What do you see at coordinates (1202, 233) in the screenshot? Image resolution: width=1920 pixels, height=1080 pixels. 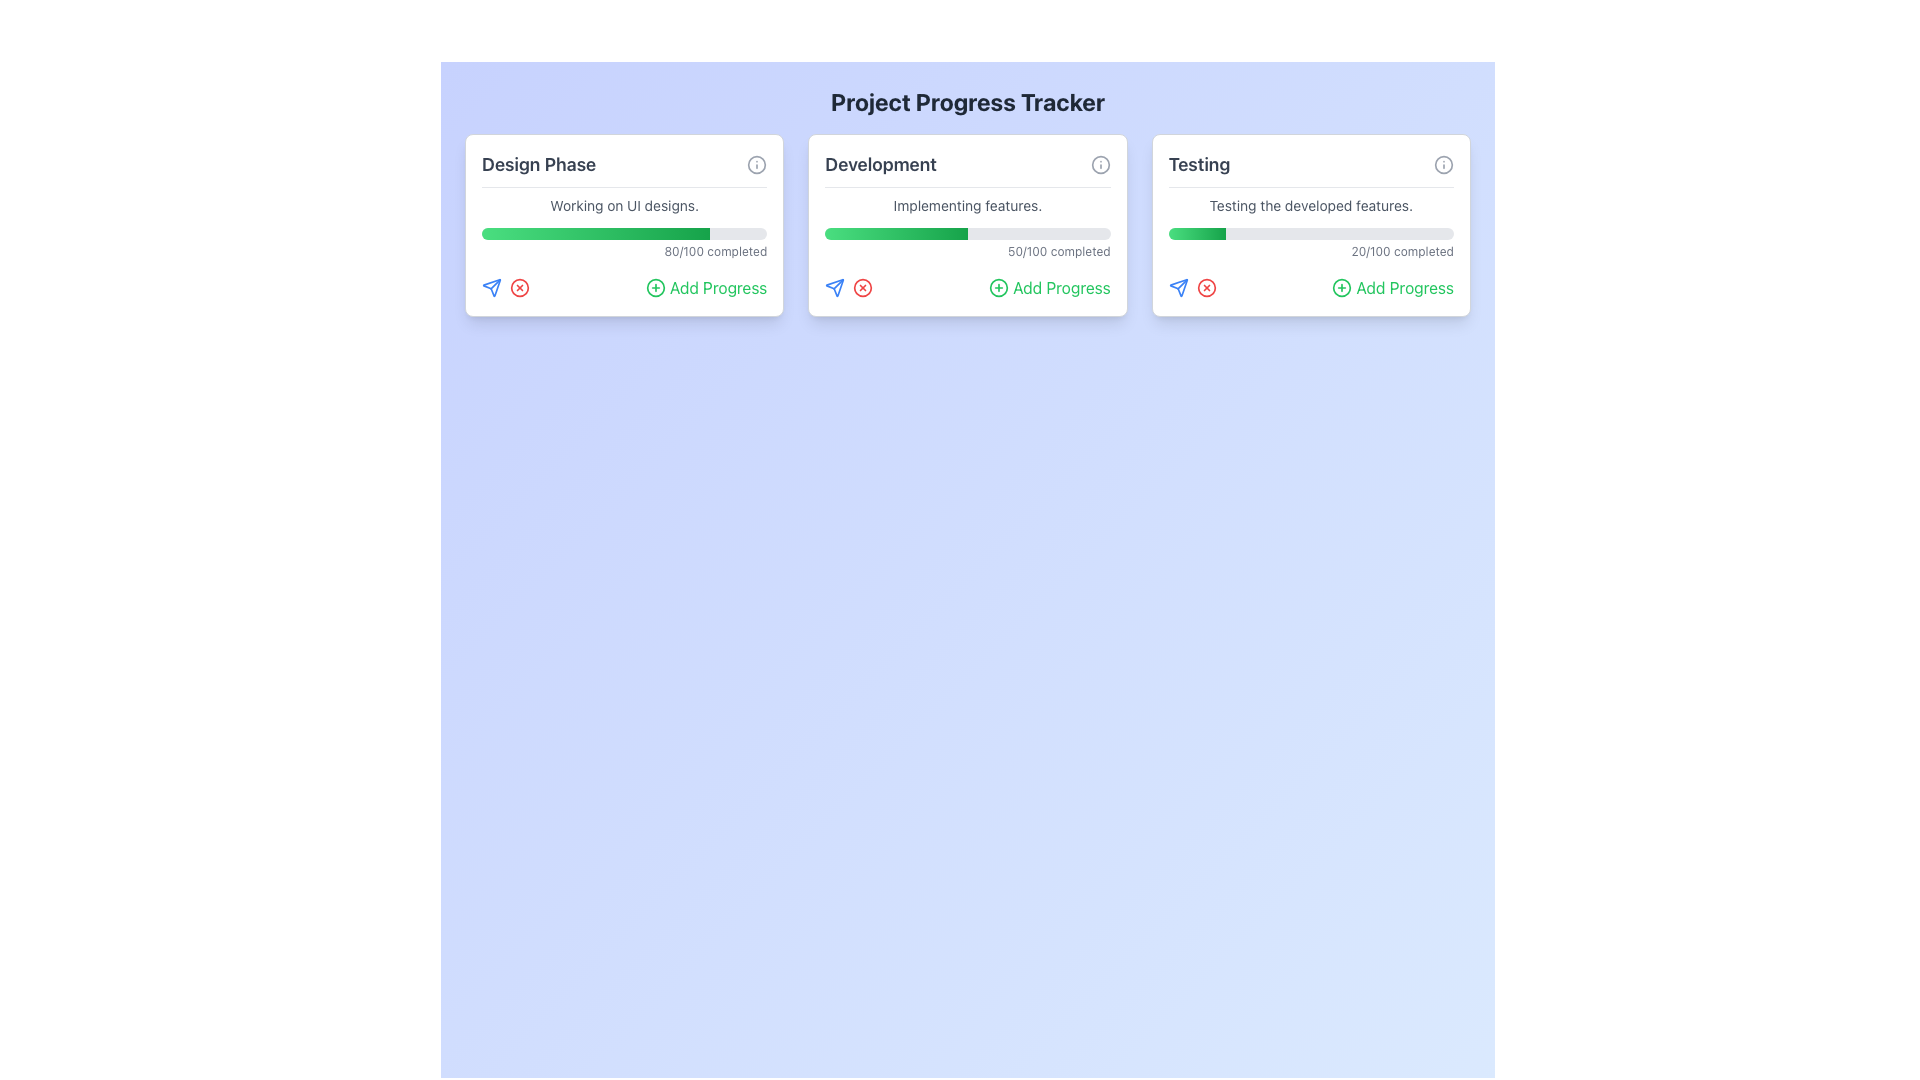 I see `the progress value` at bounding box center [1202, 233].